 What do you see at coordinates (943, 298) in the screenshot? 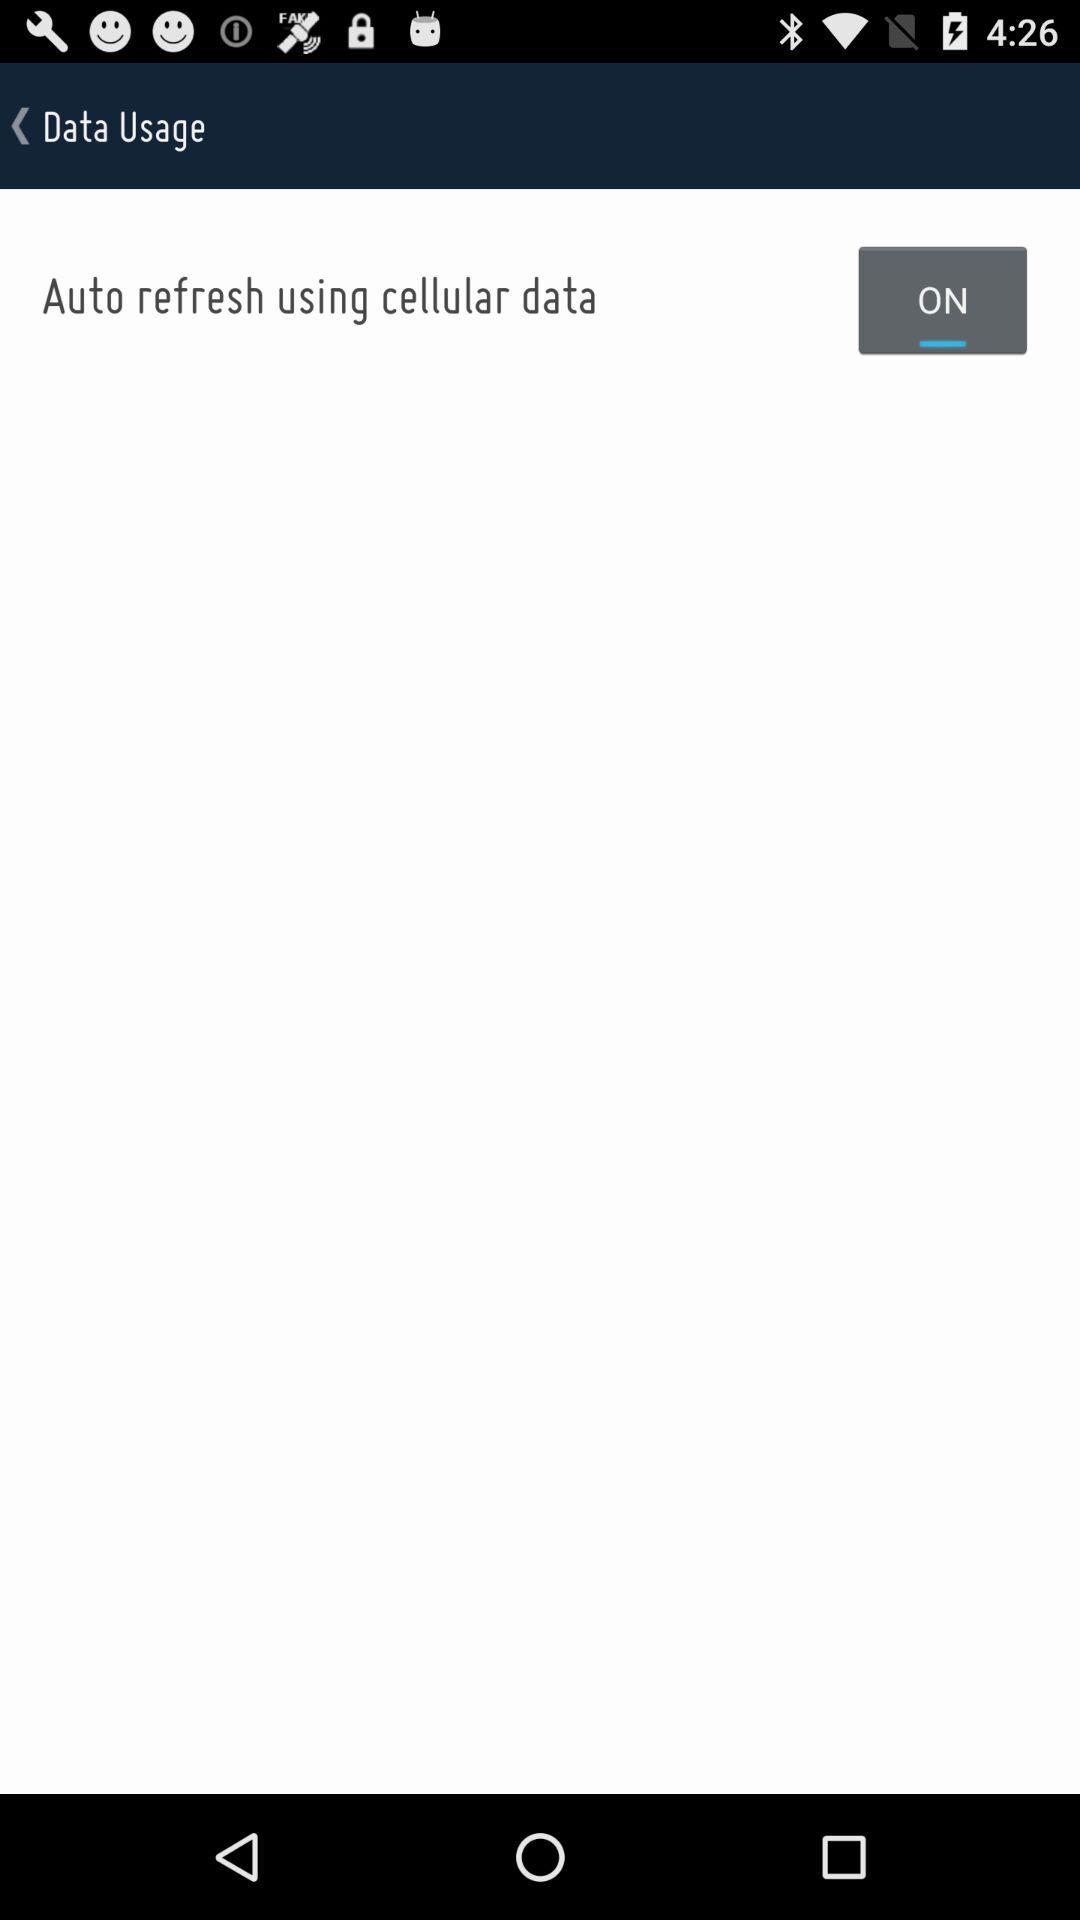
I see `the on at the top right corner` at bounding box center [943, 298].